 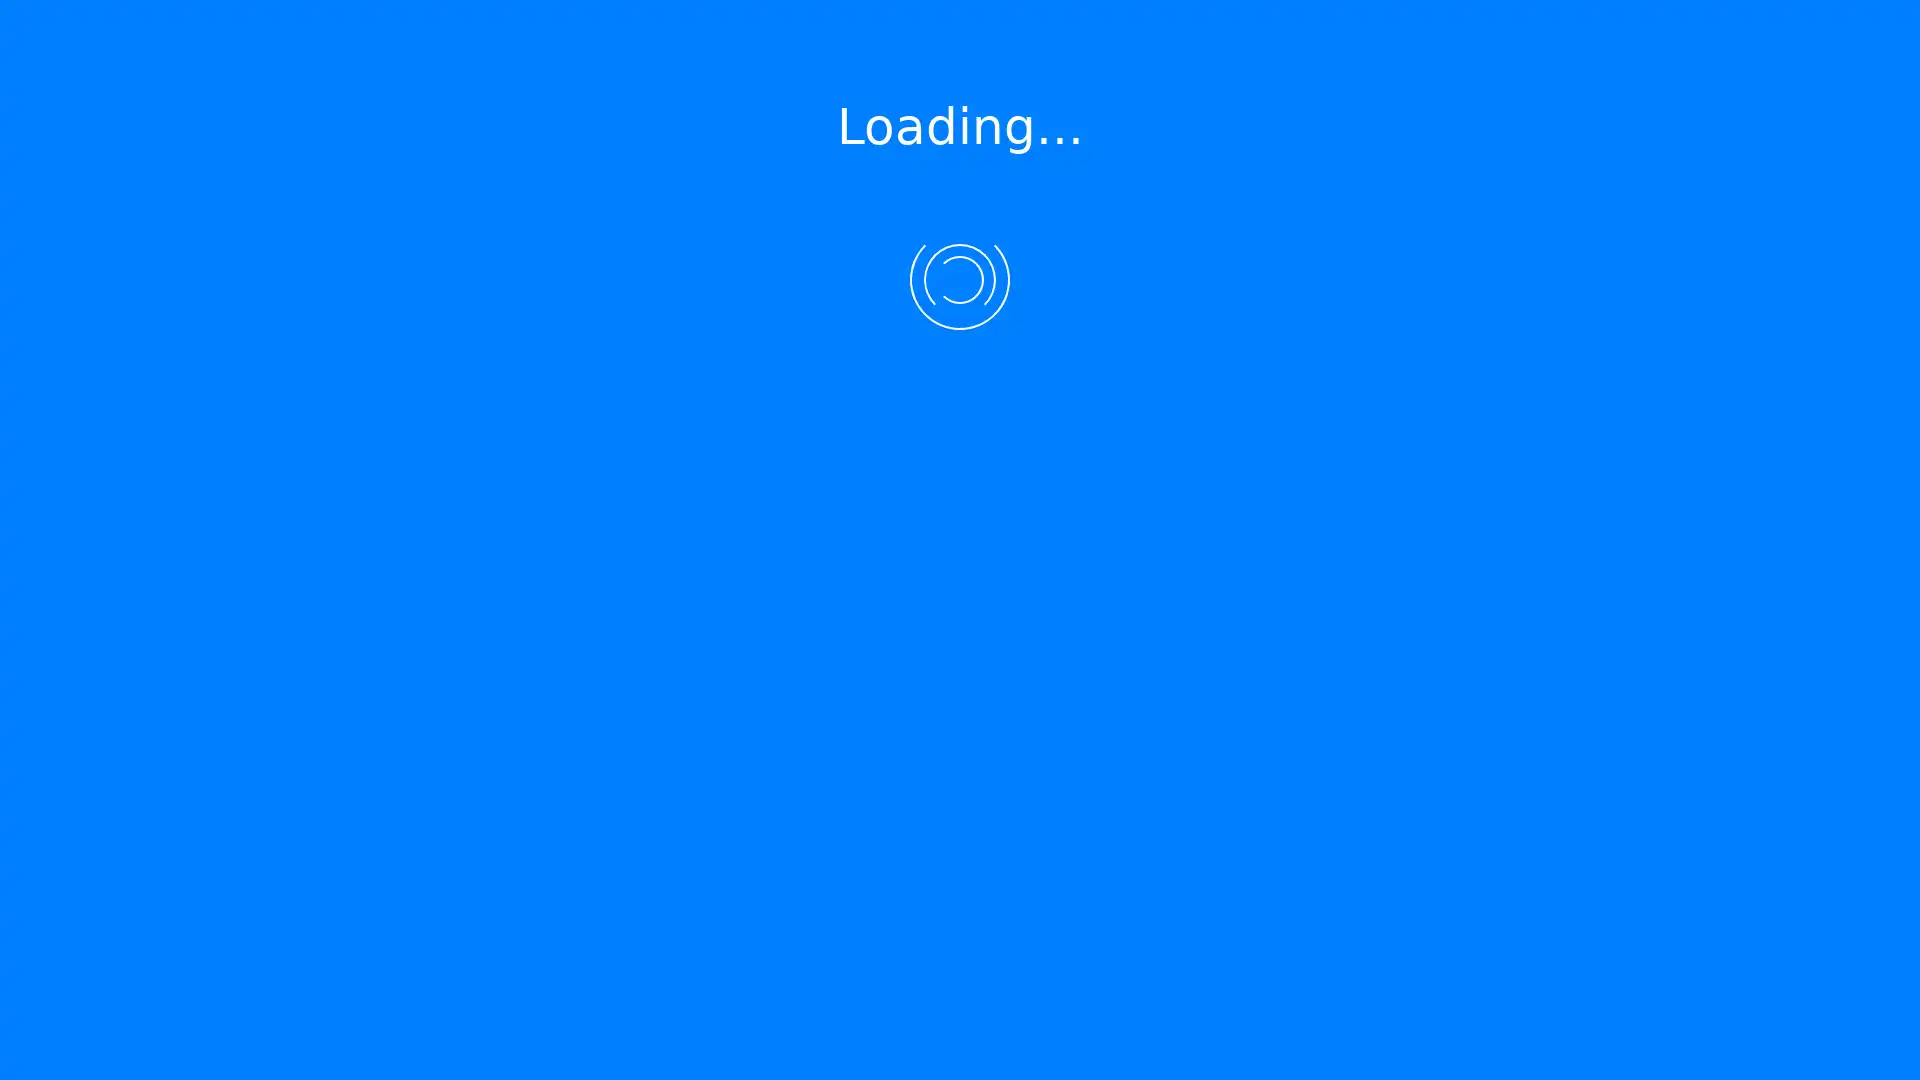 I want to click on Submit, so click(x=958, y=241).